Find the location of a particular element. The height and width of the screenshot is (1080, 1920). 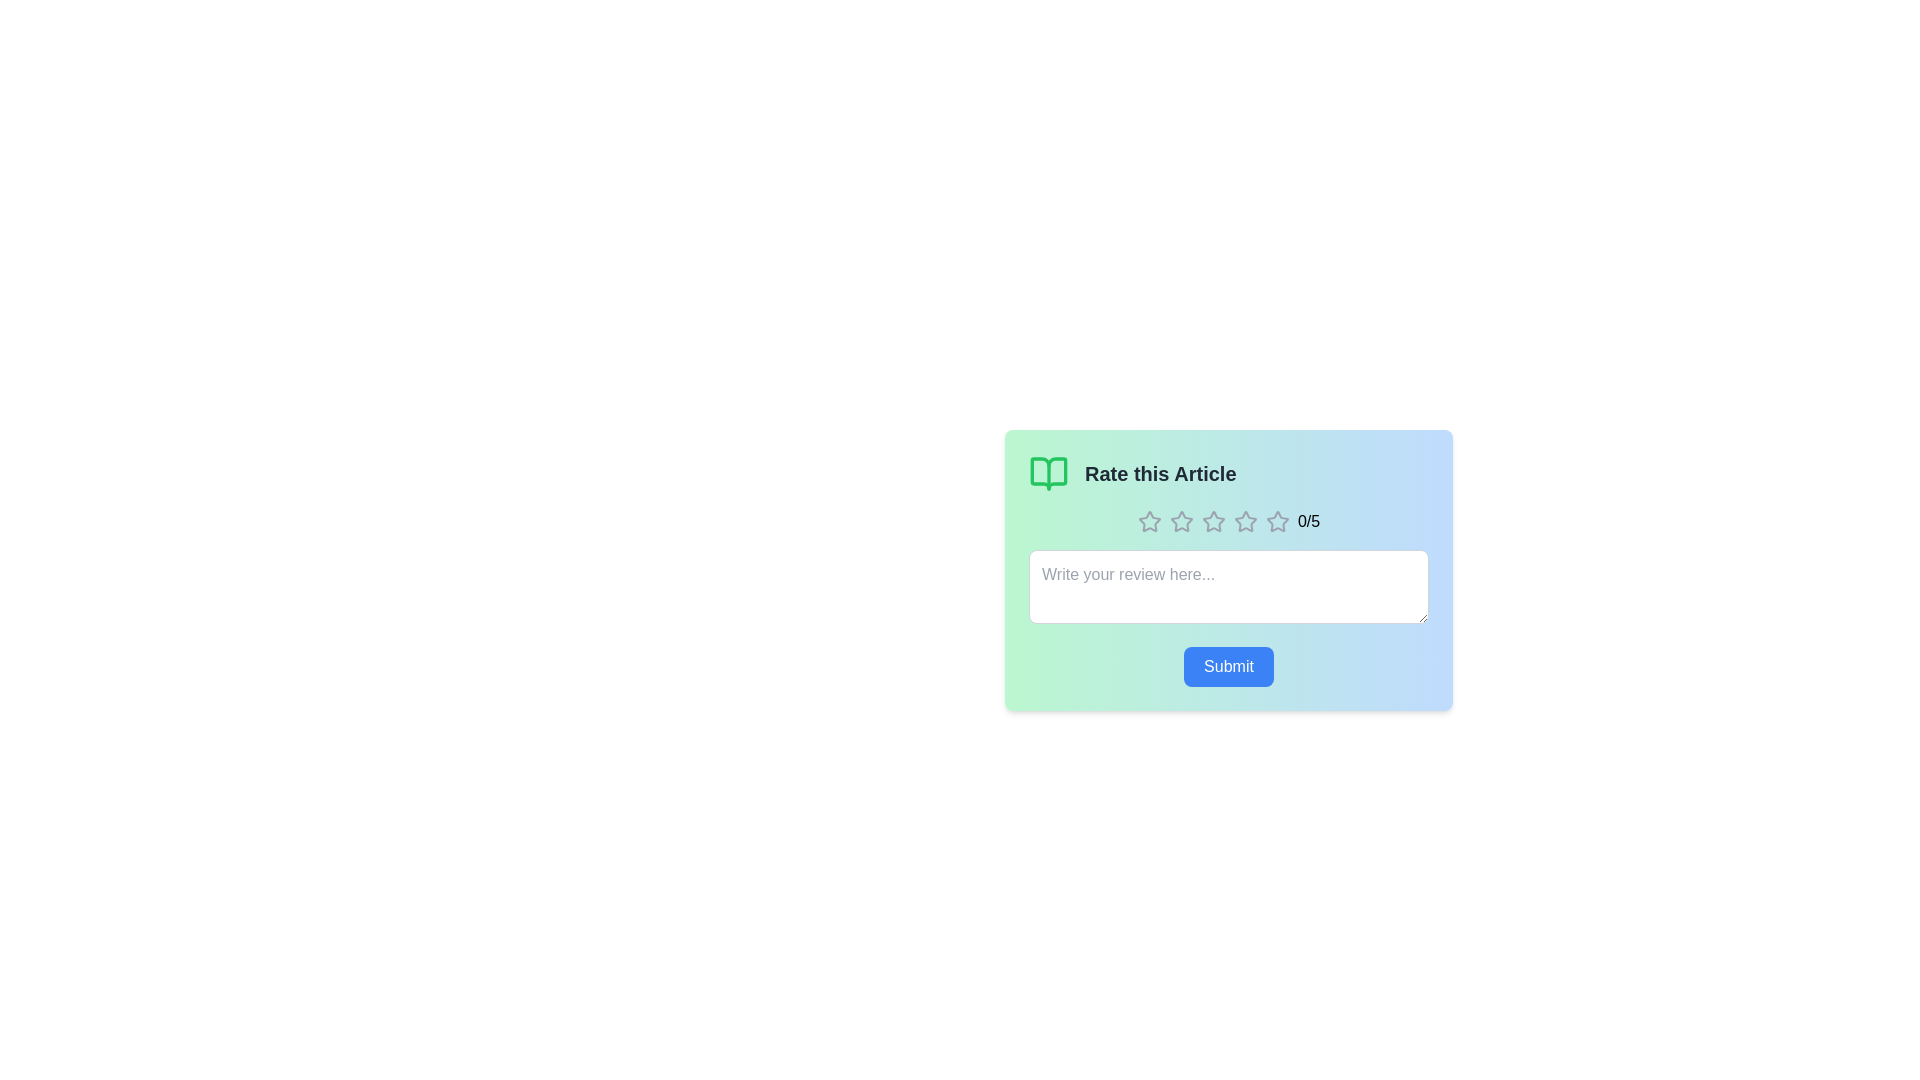

the star corresponding to the rating 5 is located at coordinates (1276, 520).